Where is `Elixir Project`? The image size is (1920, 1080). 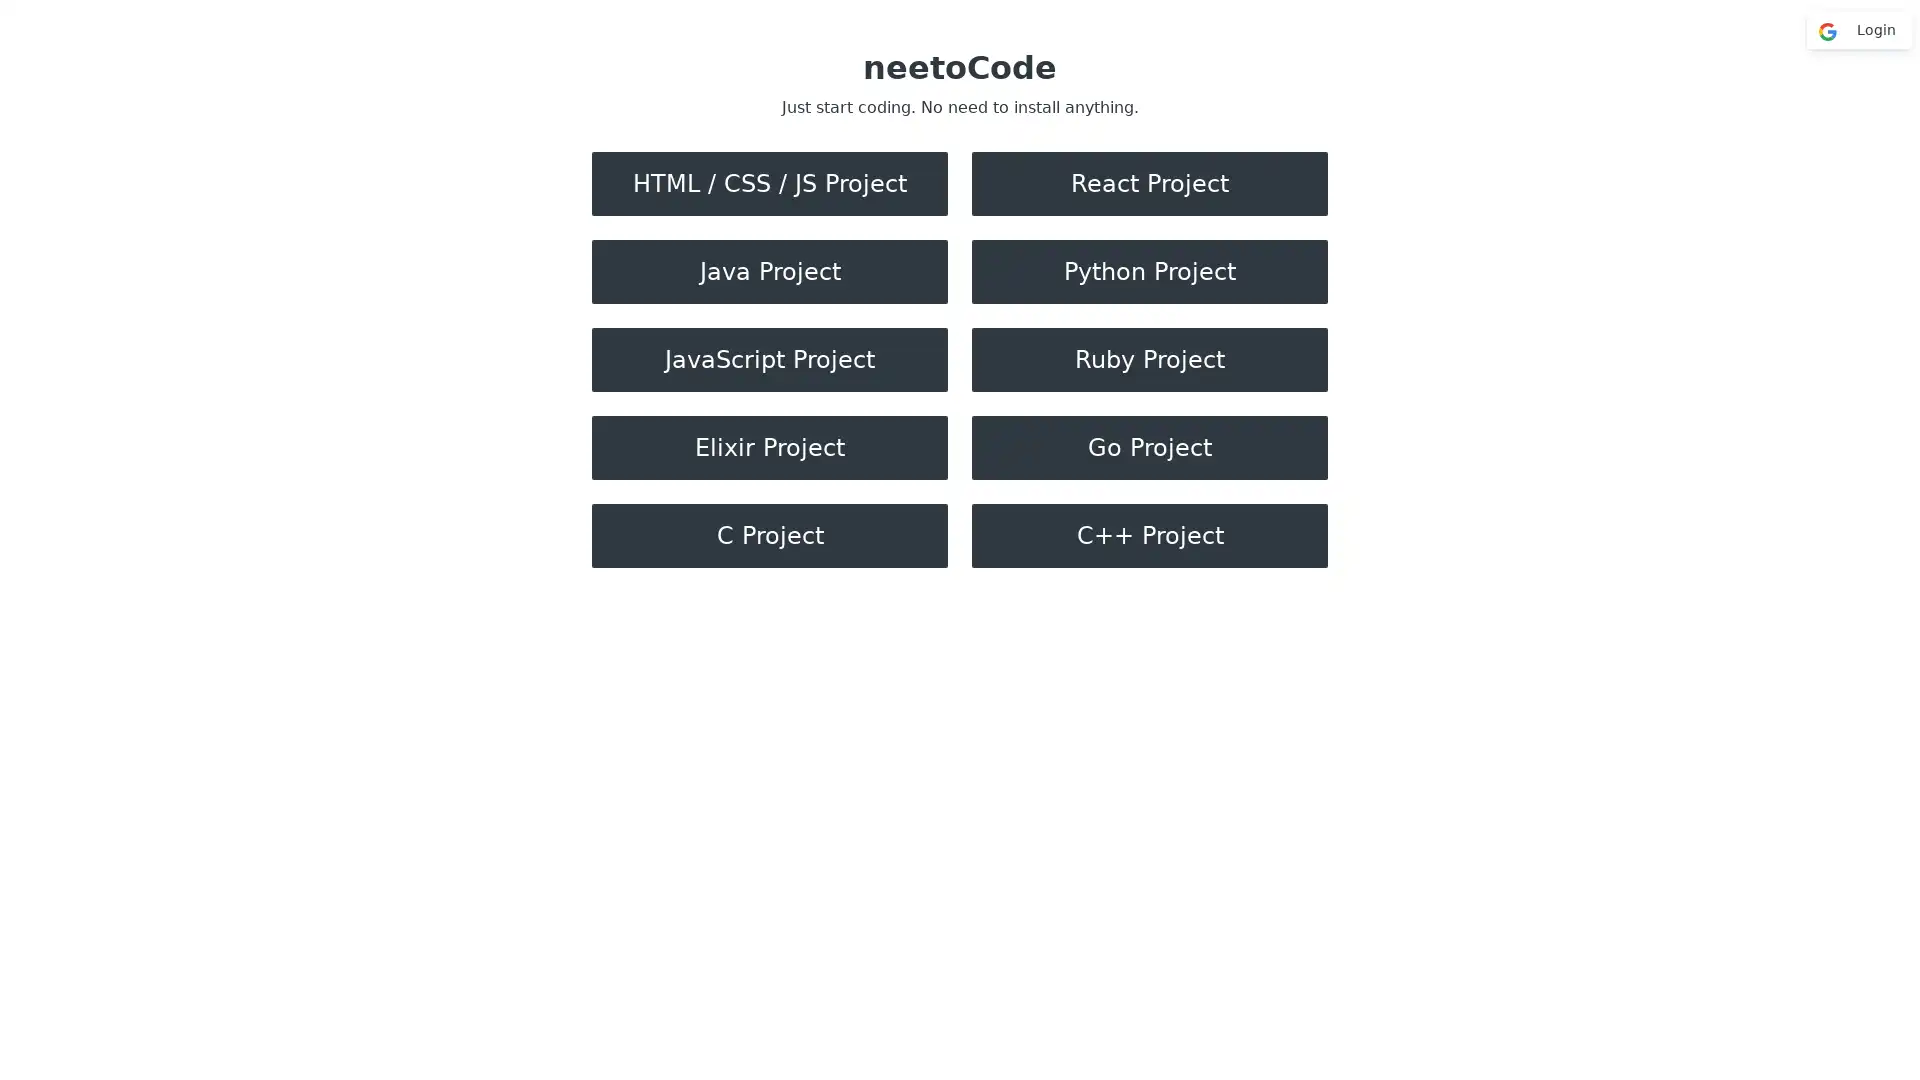 Elixir Project is located at coordinates (768, 446).